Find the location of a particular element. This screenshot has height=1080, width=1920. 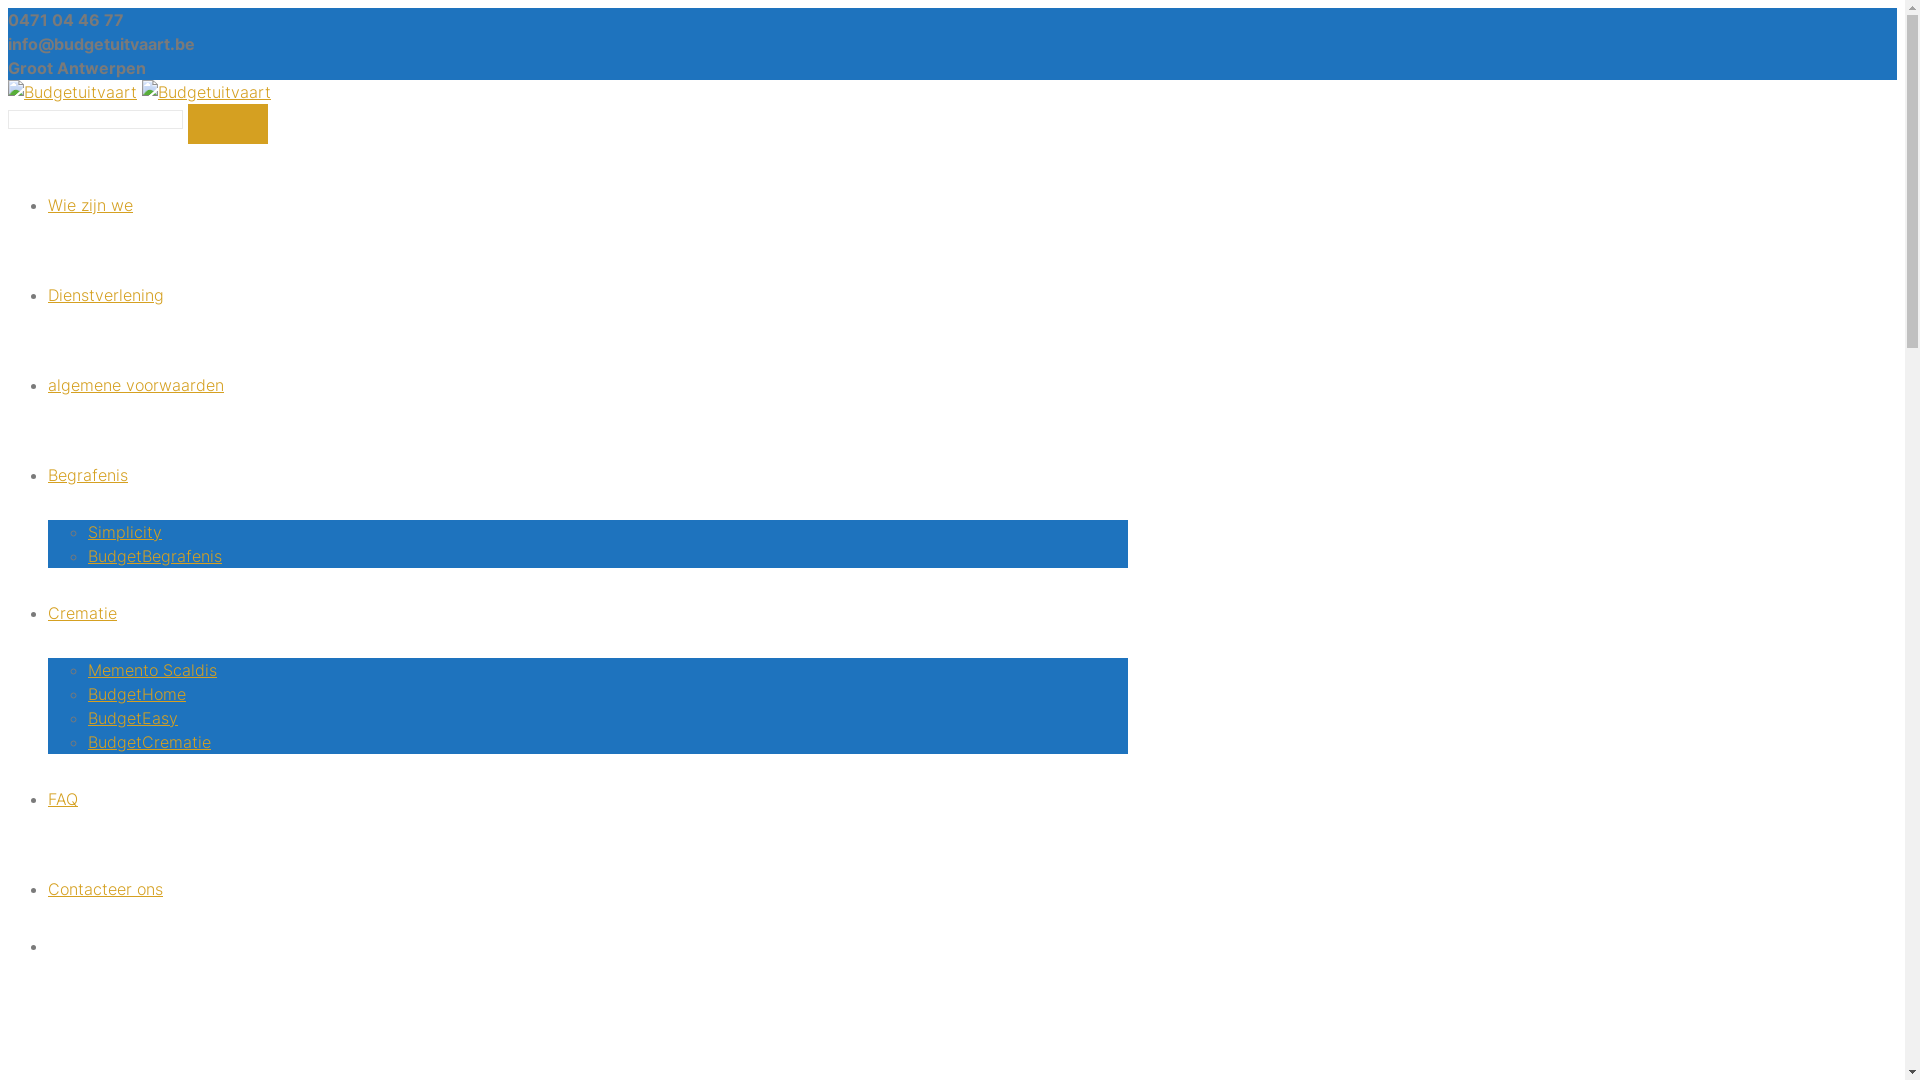

'FAQ' is located at coordinates (62, 797).